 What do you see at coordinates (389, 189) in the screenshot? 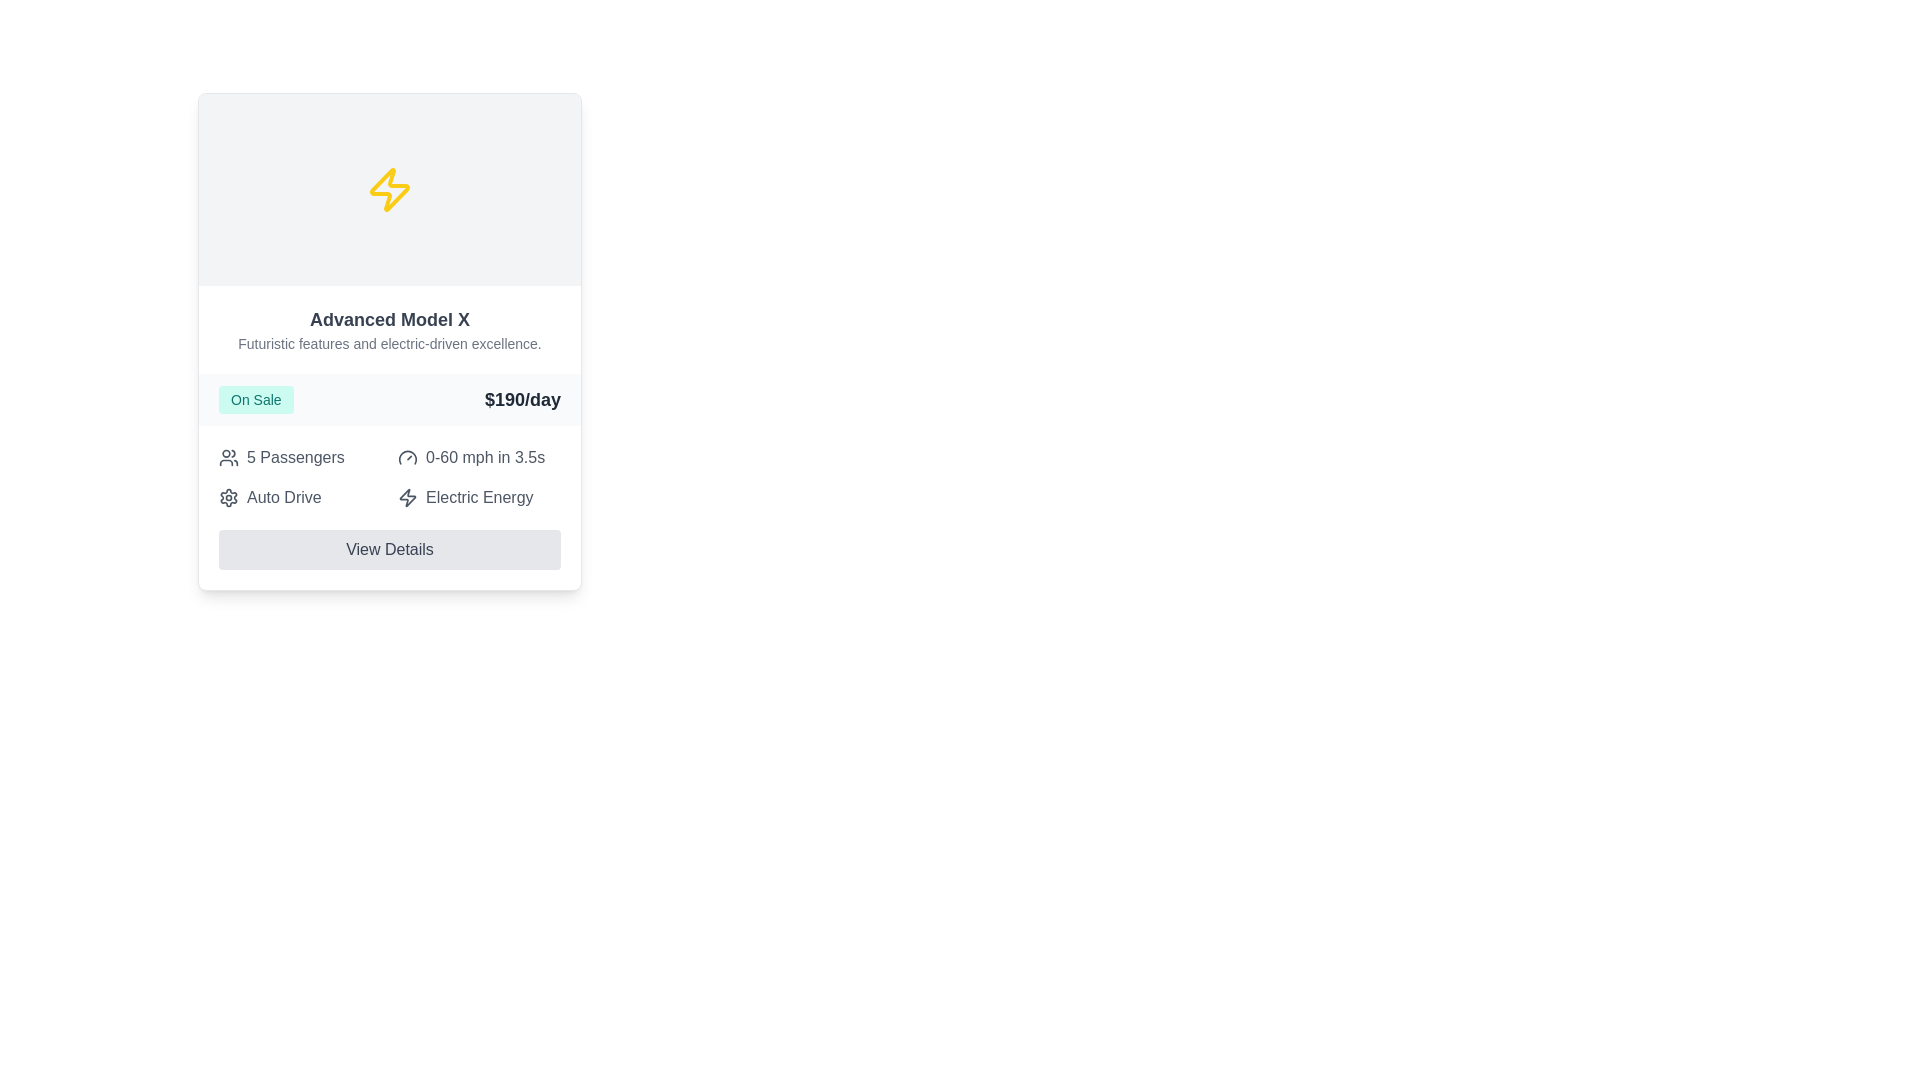
I see `the decorative icon located at the center top of the card display, directly above the title 'Advanced Model X'` at bounding box center [389, 189].